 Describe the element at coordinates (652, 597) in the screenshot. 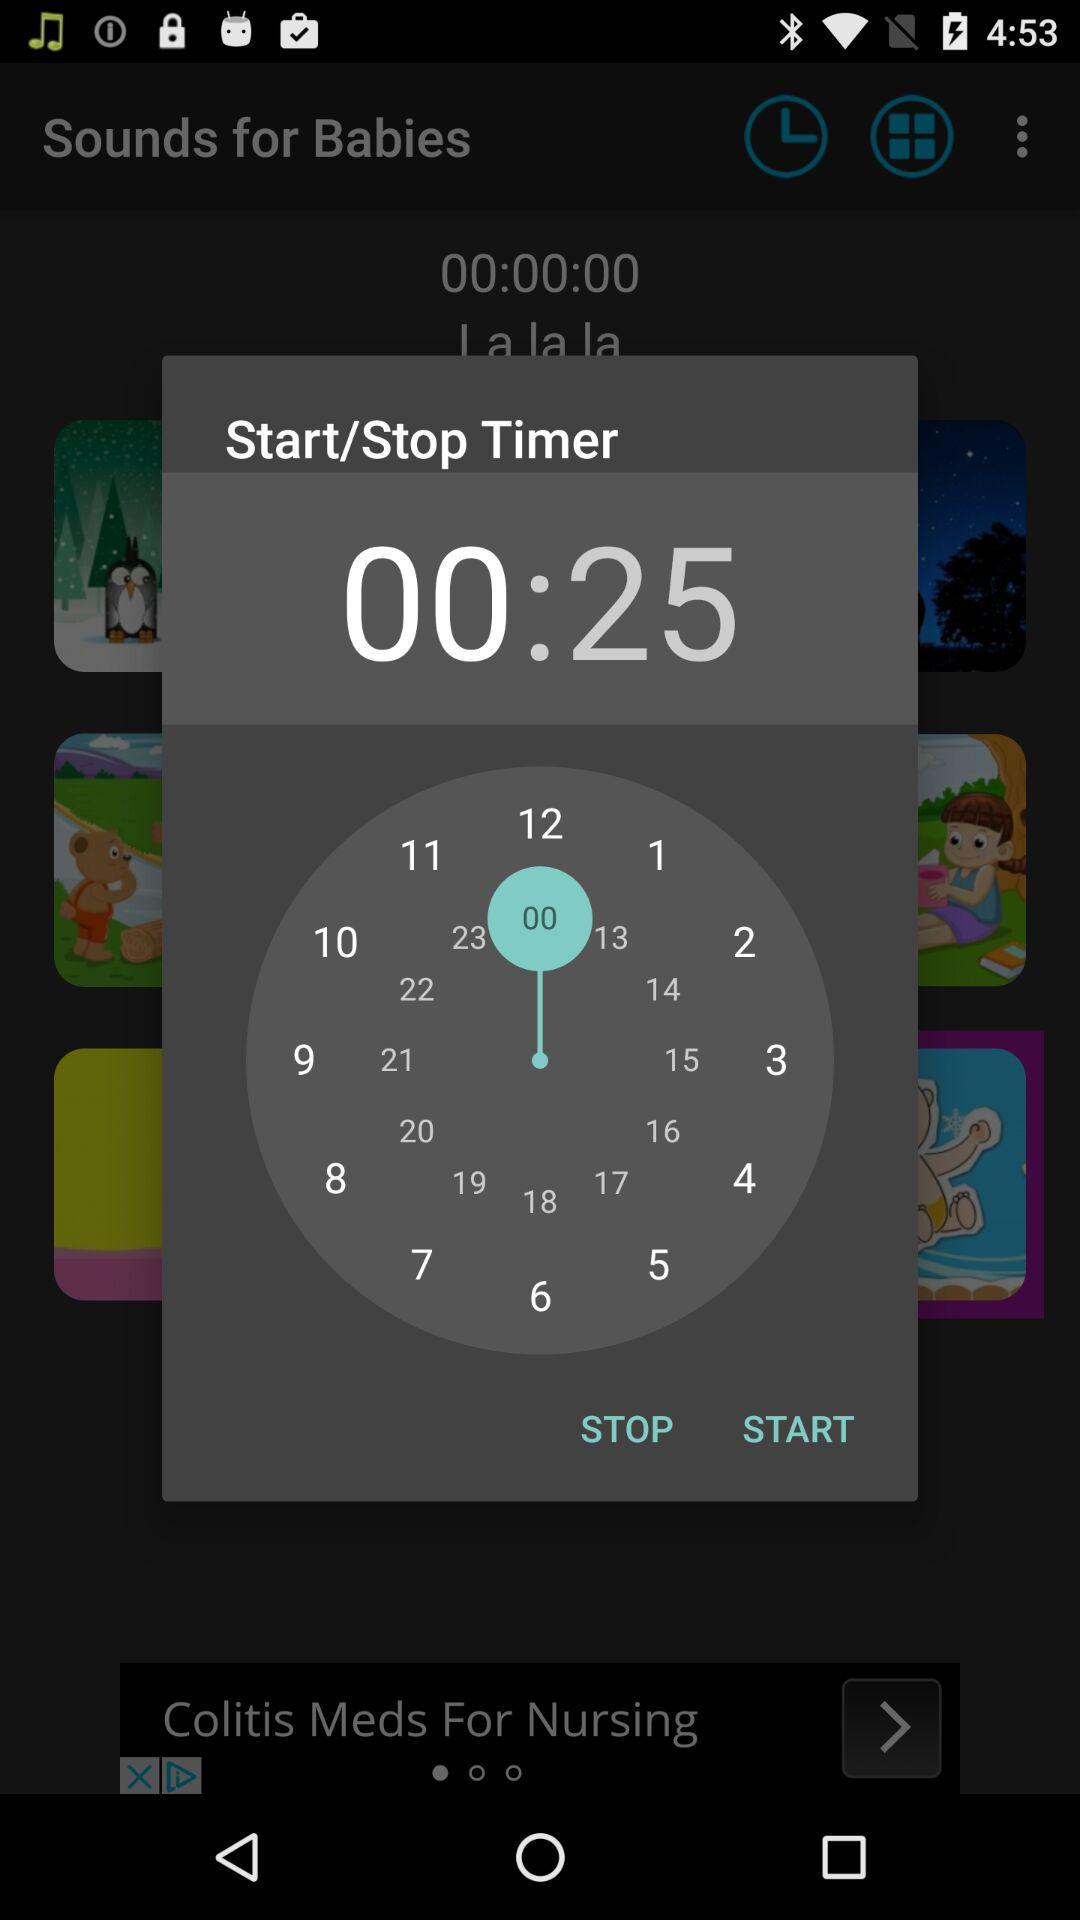

I see `25` at that location.